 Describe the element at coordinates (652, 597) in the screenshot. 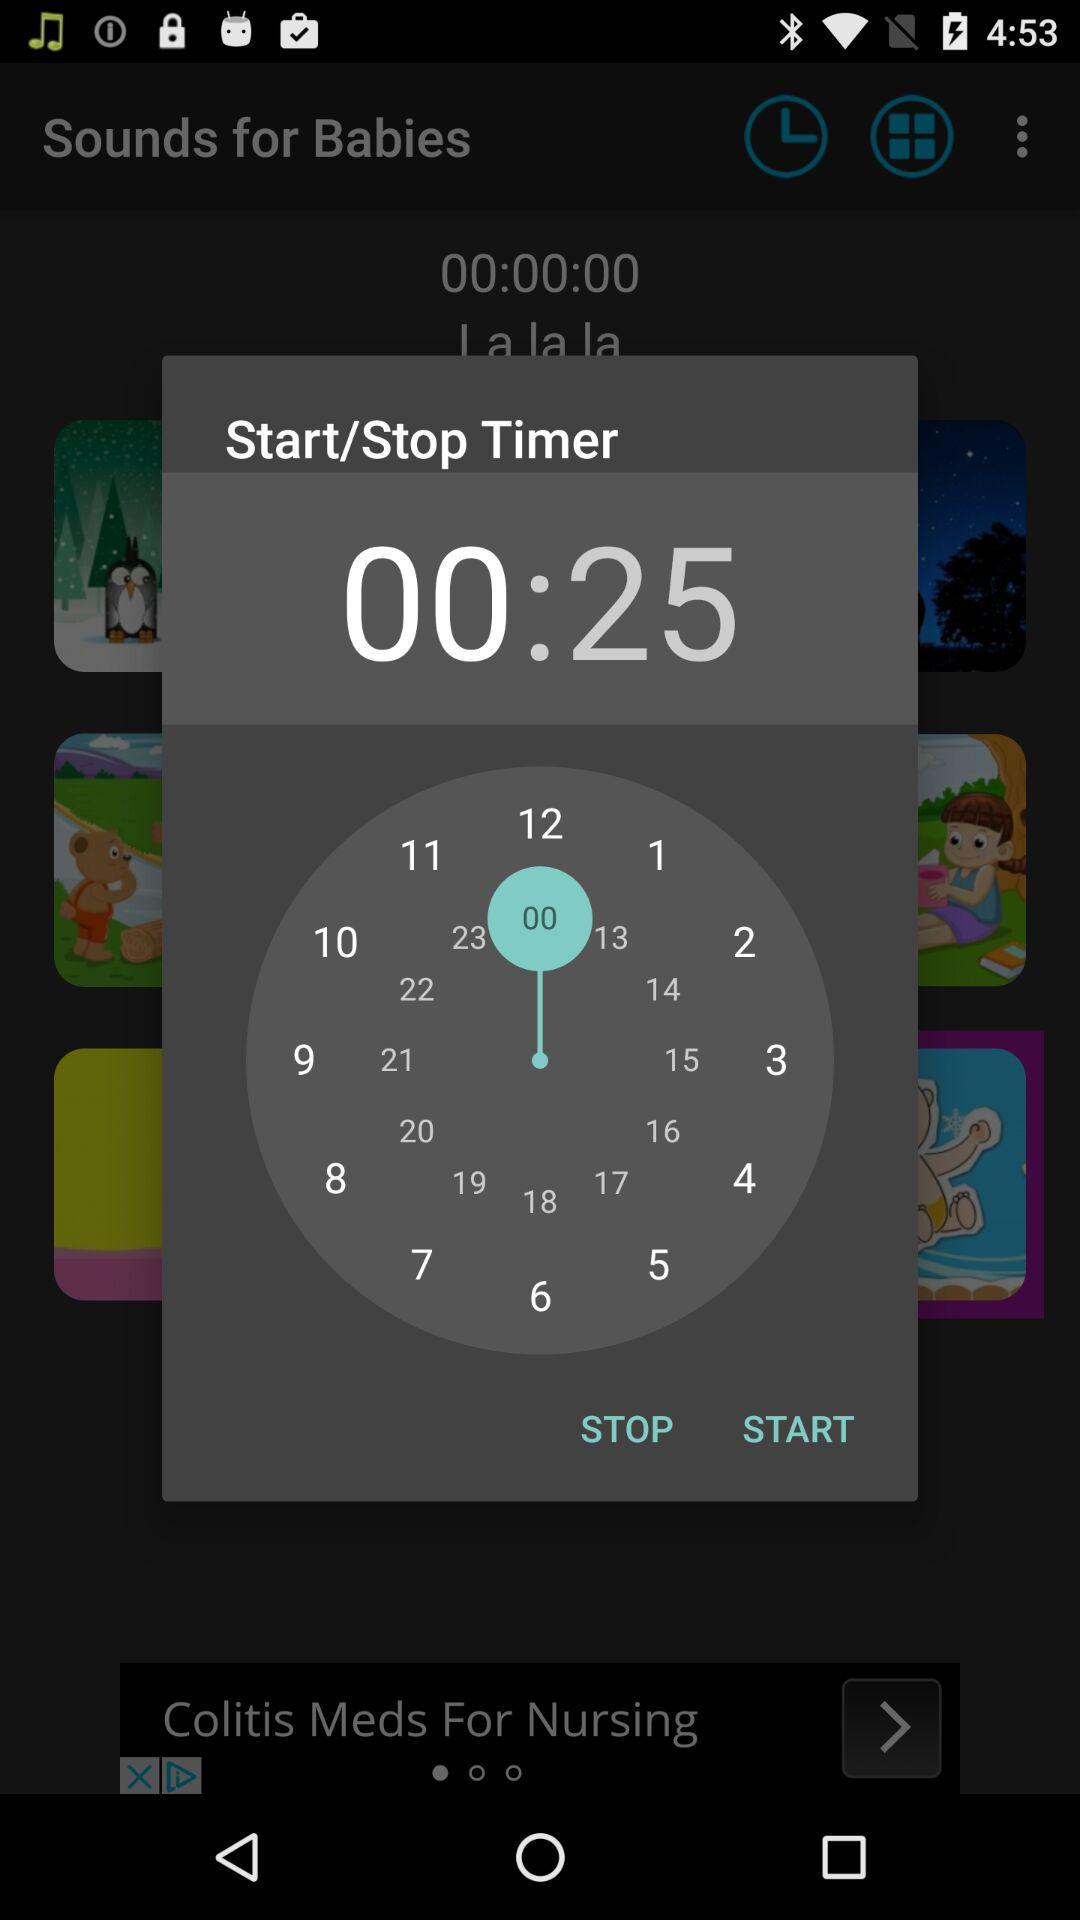

I see `25` at that location.